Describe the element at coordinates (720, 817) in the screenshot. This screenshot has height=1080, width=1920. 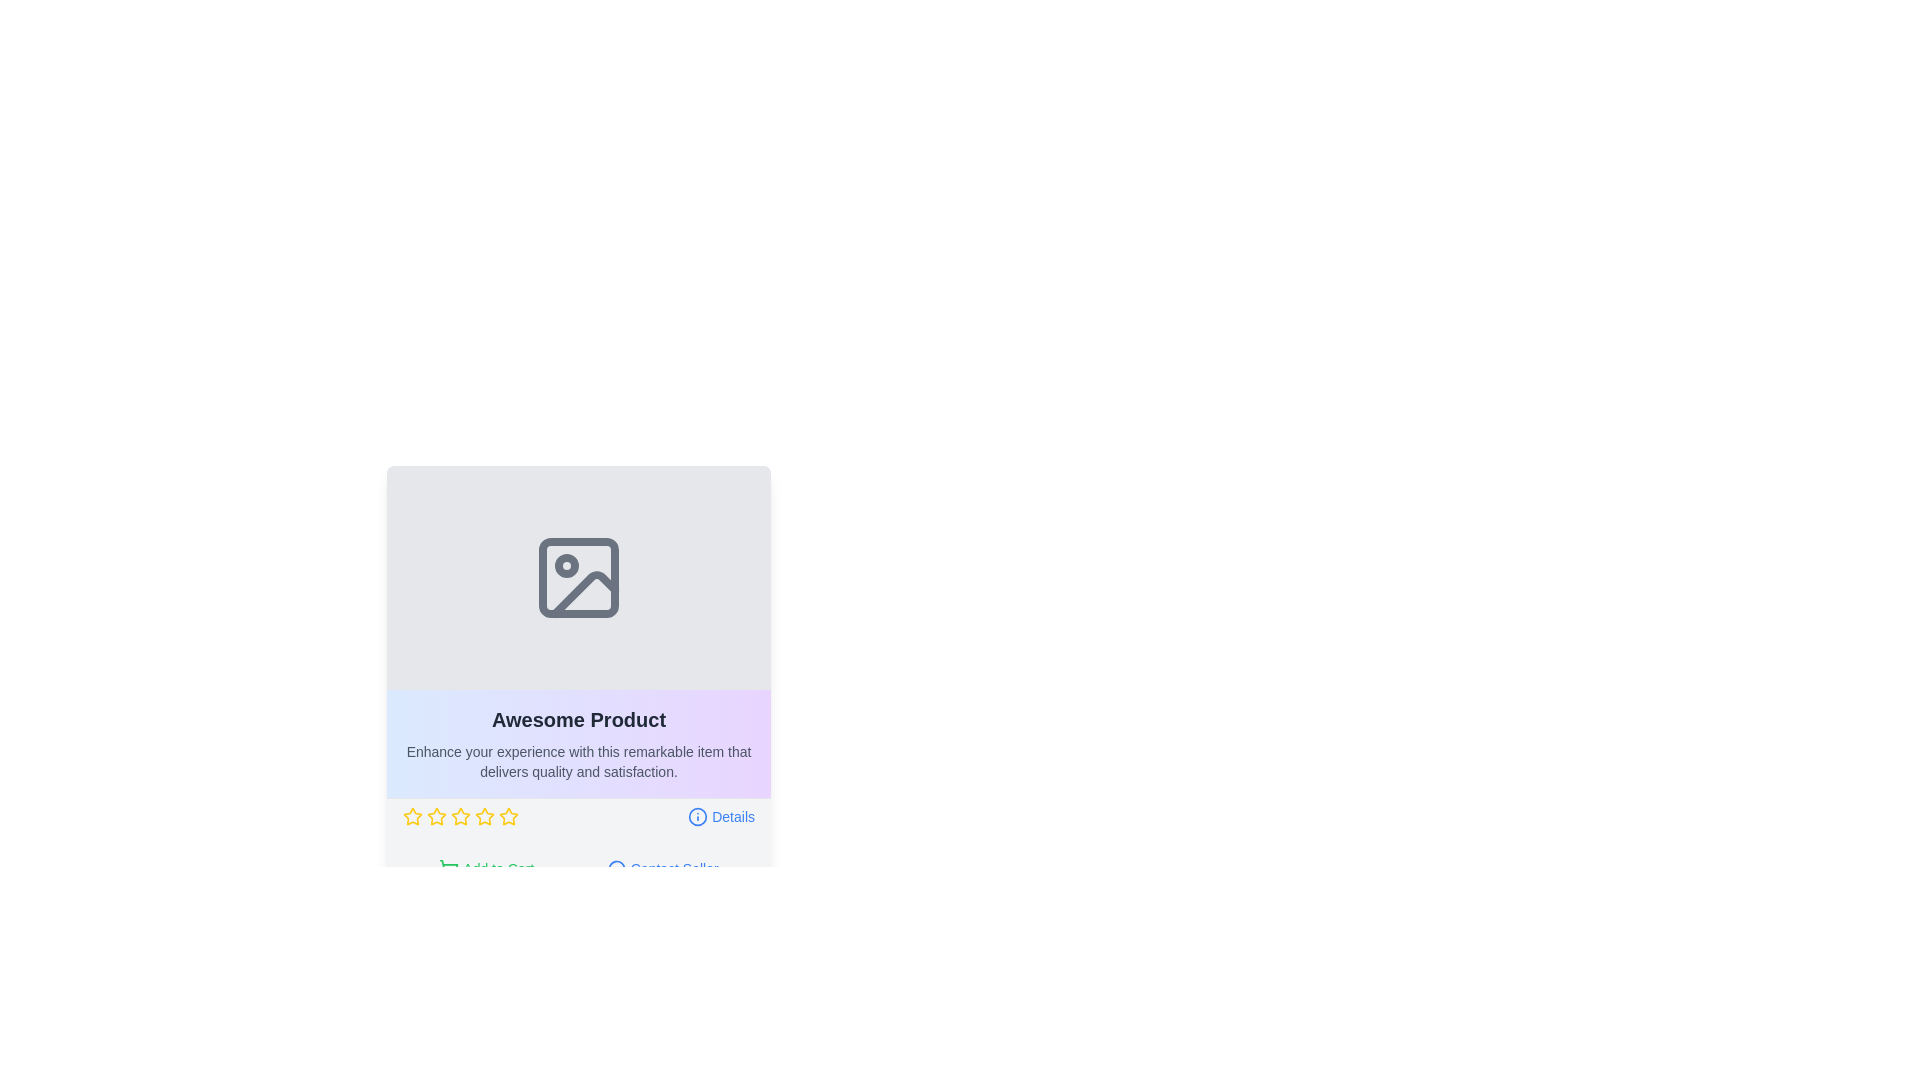
I see `the hyperlink styled in blue with an 'info' icon and the text 'Details' located at the bottom right of the product card` at that location.